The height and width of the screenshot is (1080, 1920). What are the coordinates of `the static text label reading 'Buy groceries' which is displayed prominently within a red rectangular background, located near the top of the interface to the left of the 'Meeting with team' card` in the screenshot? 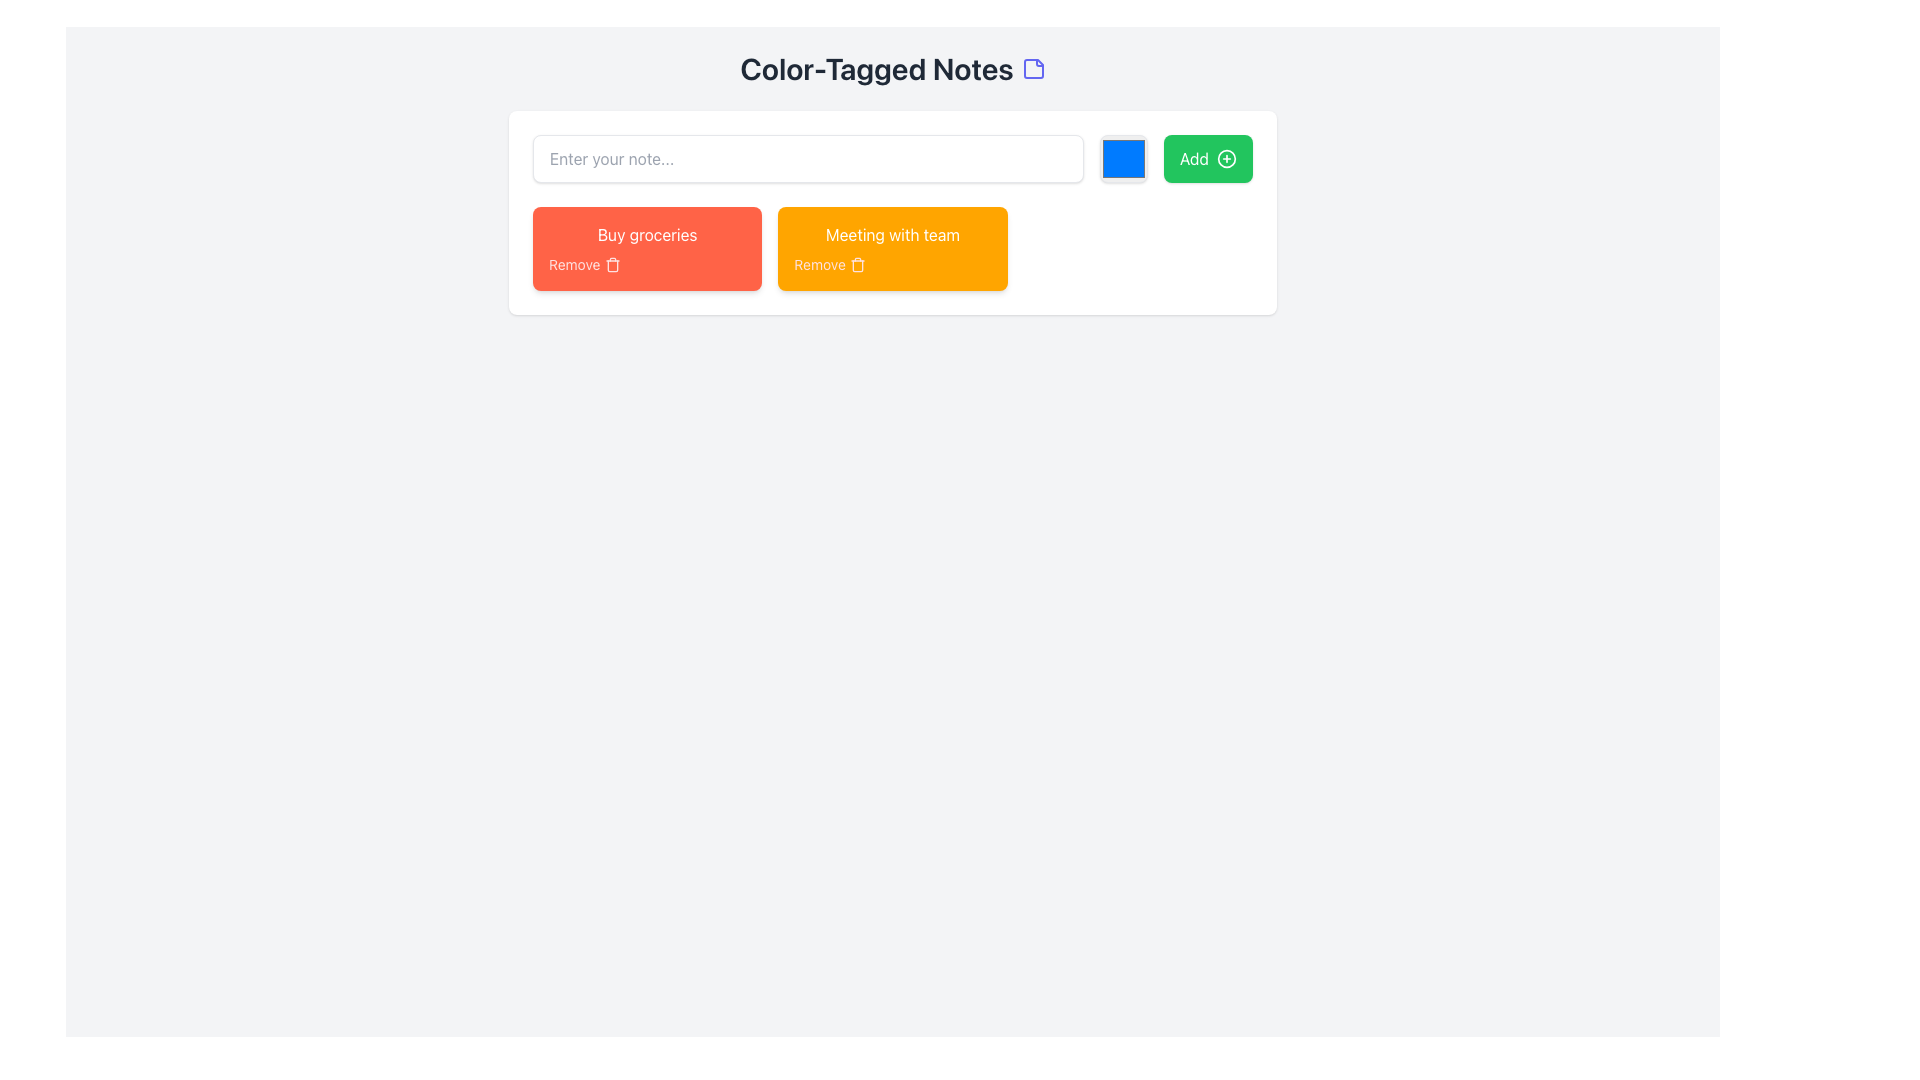 It's located at (647, 234).